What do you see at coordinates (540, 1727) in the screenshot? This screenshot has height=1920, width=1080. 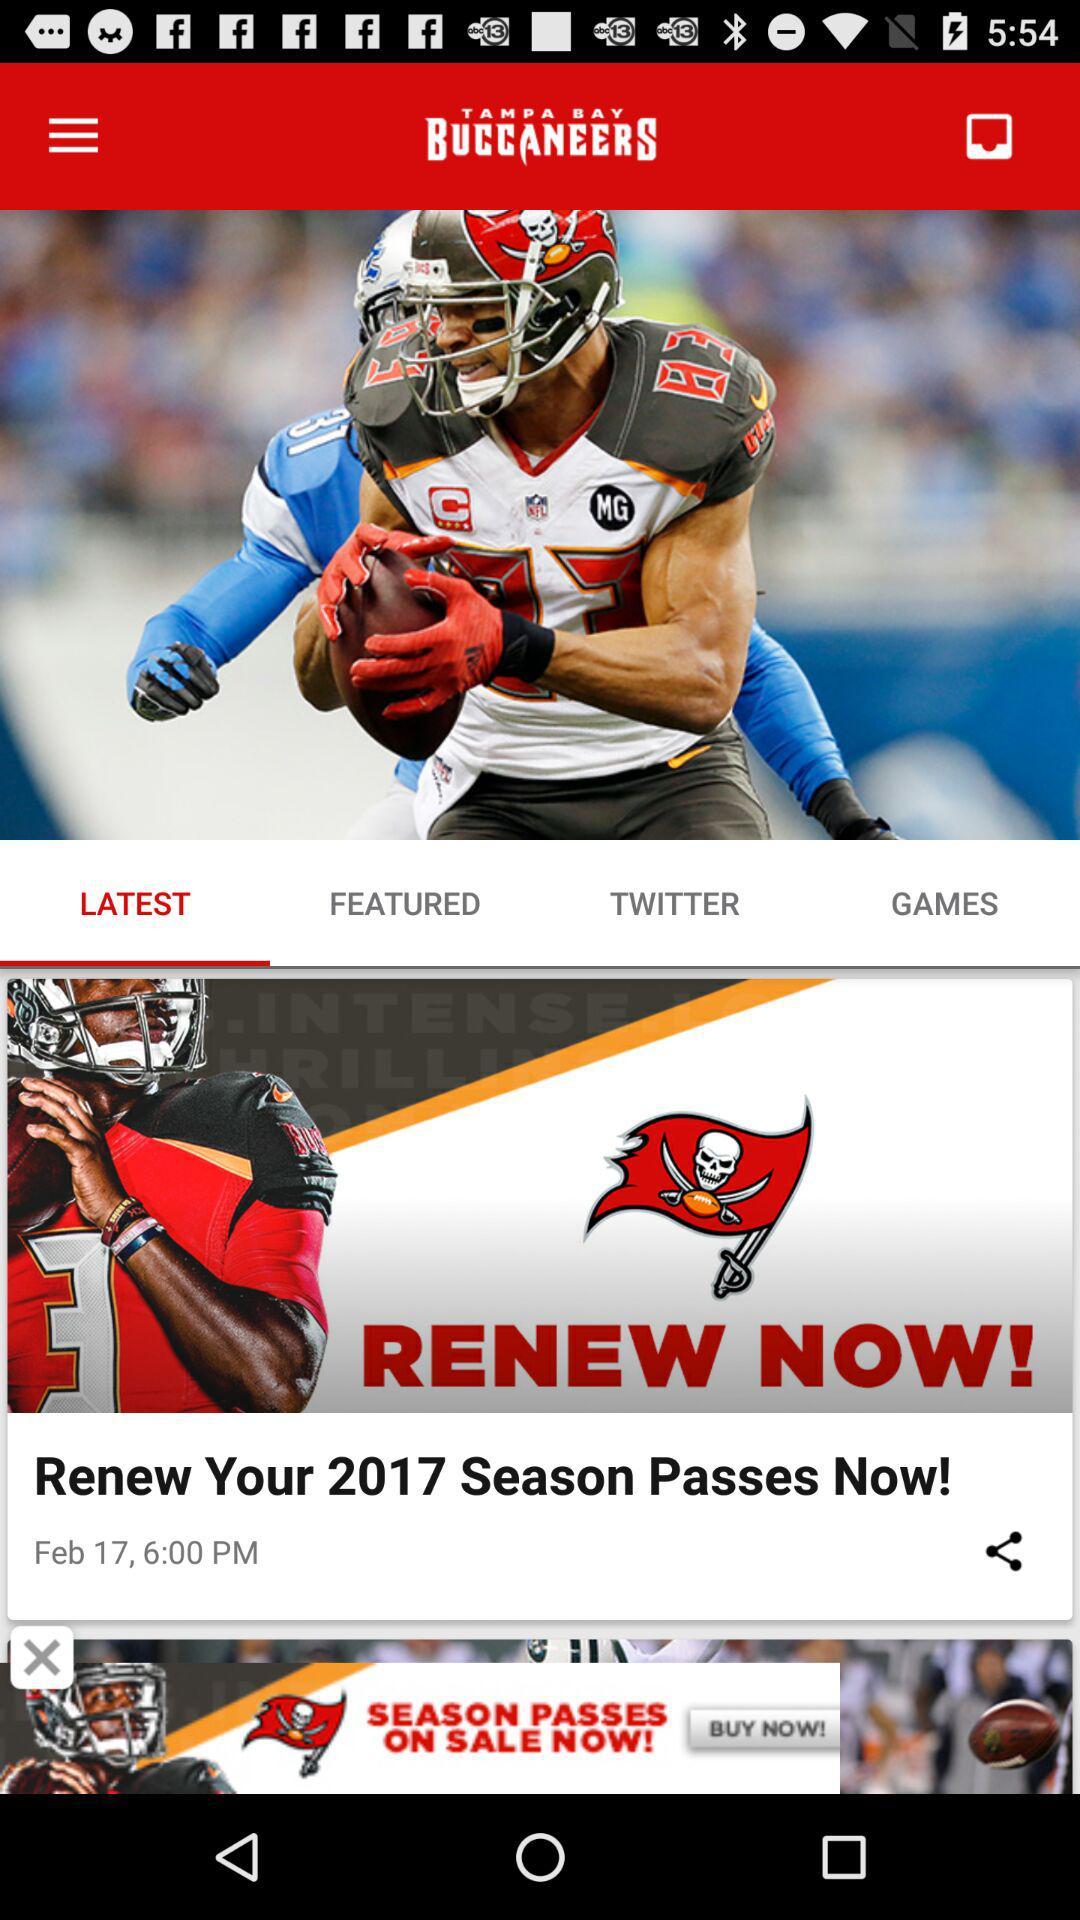 I see `advertisement option` at bounding box center [540, 1727].